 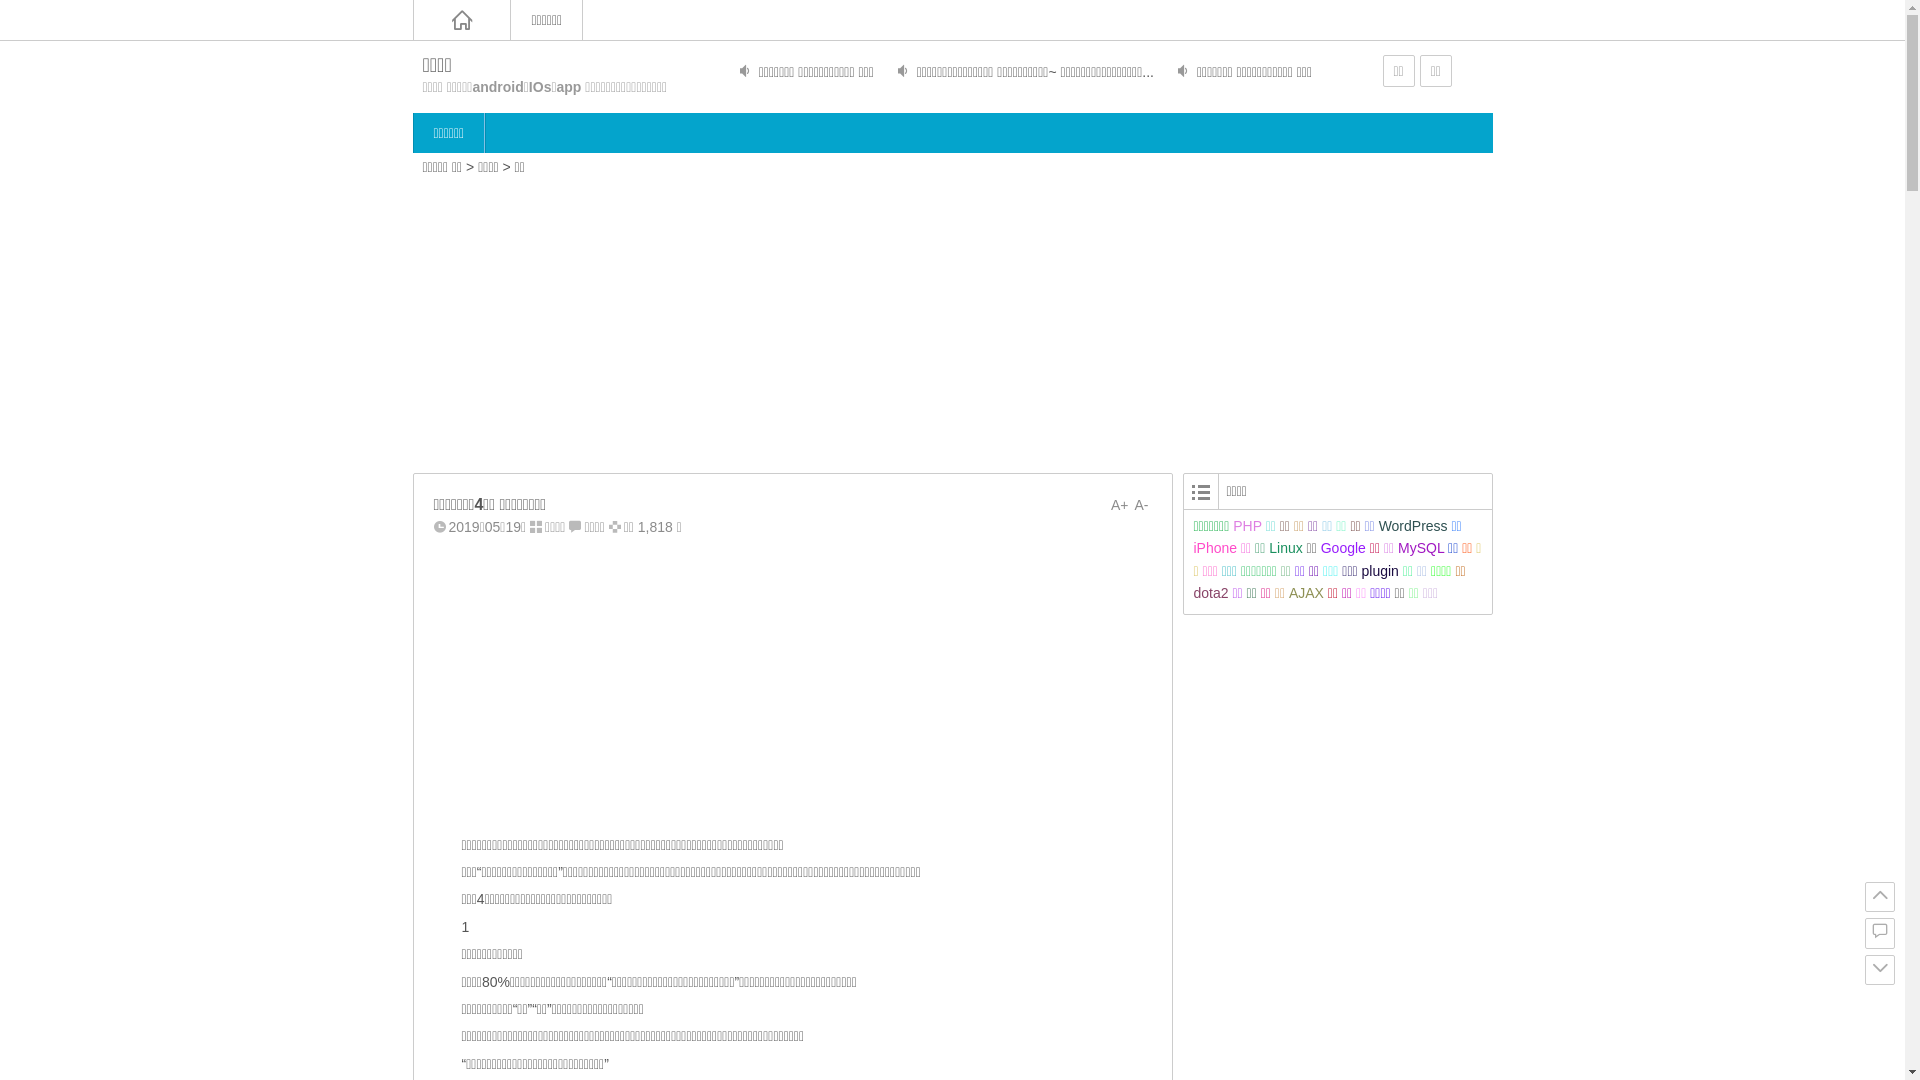 I want to click on 'WordPress', so click(x=1377, y=524).